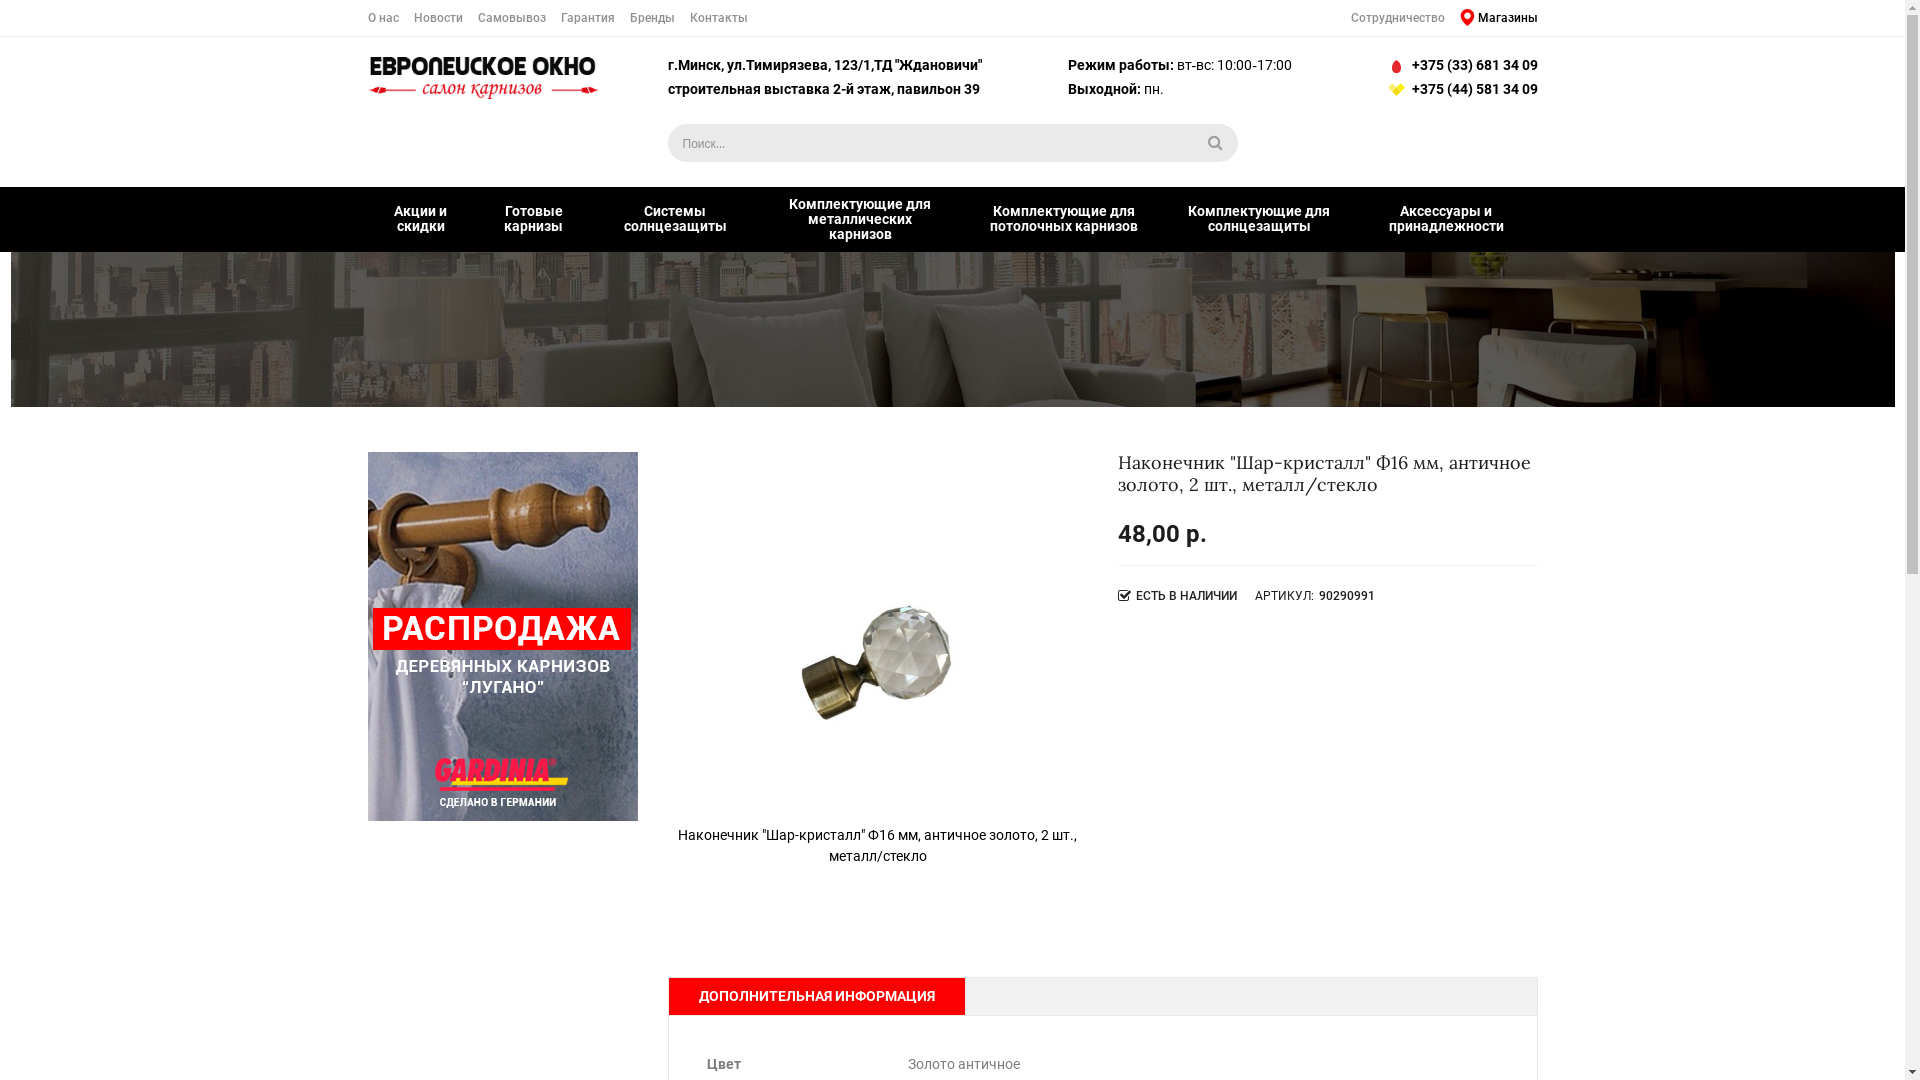 This screenshot has height=1080, width=1920. I want to click on '+375 (44) 581 34 09', so click(1459, 88).